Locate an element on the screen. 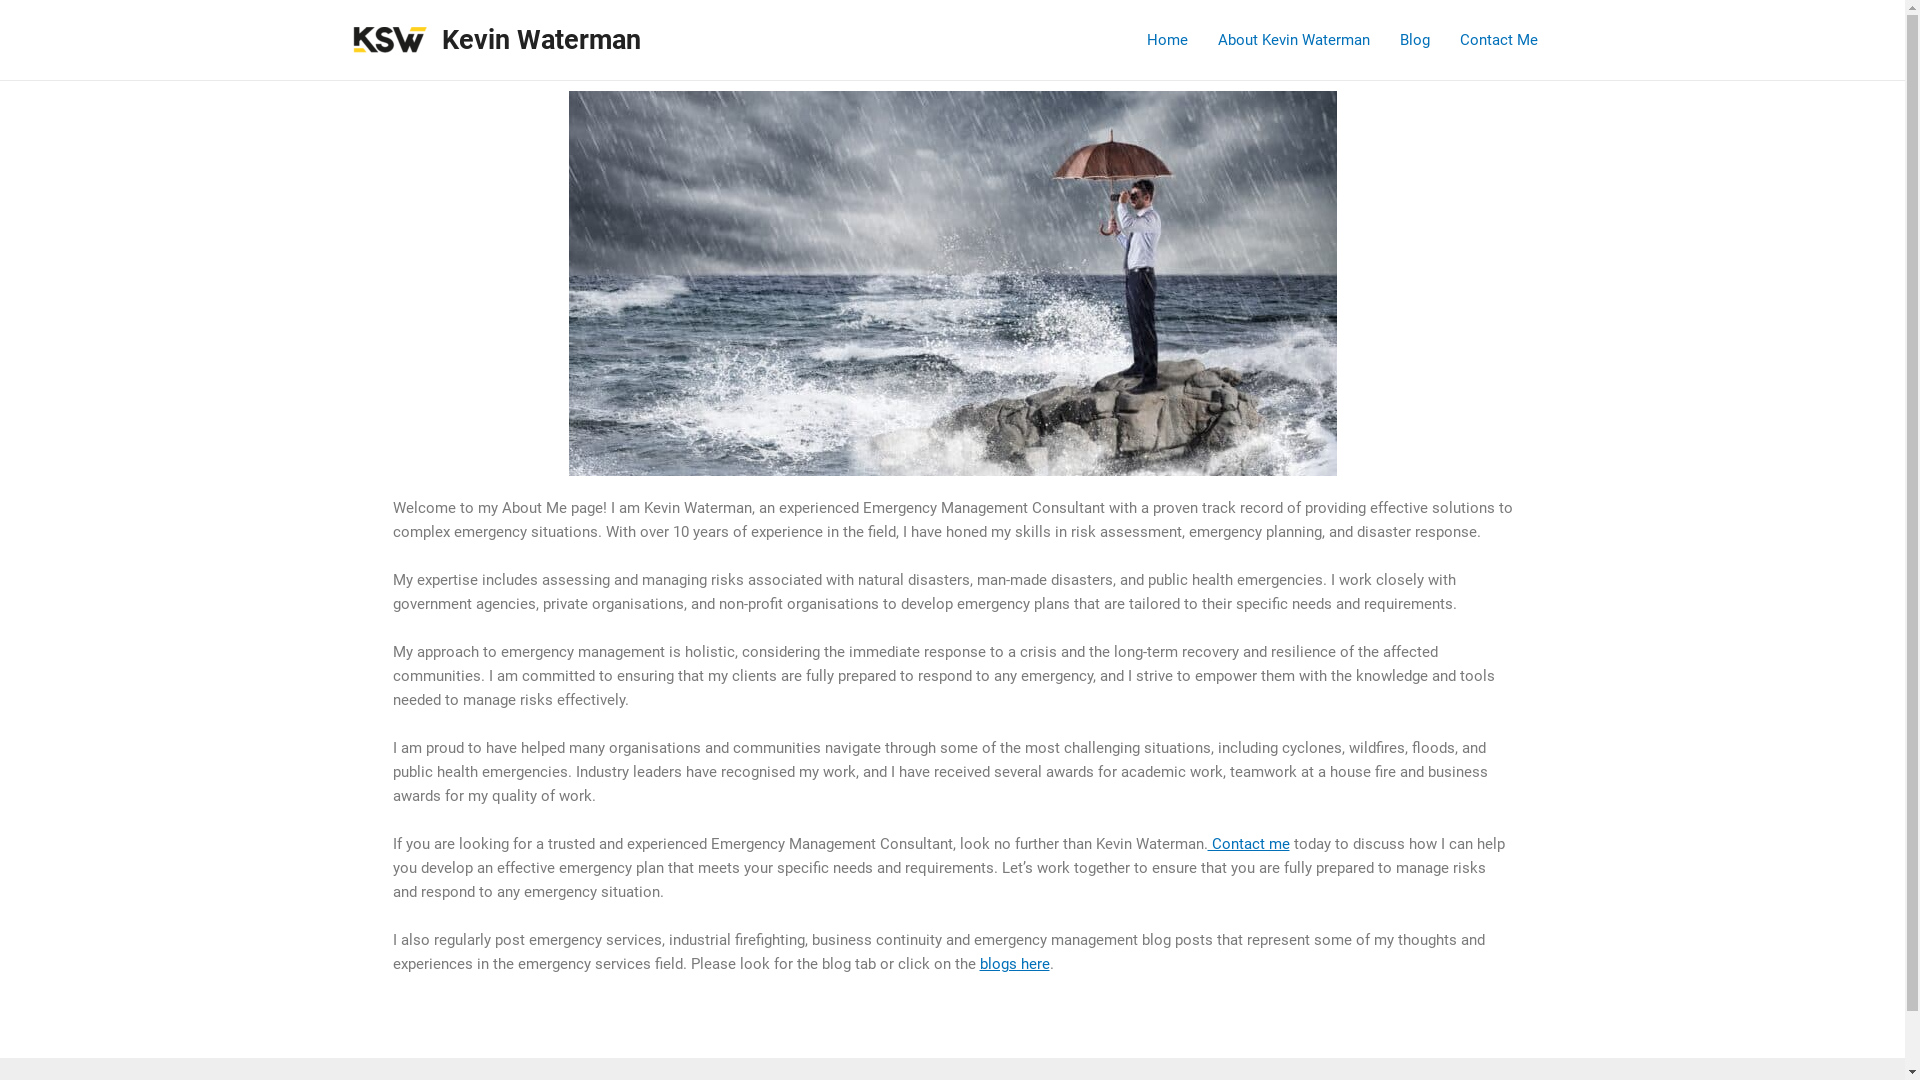  'Home' is located at coordinates (1167, 39).